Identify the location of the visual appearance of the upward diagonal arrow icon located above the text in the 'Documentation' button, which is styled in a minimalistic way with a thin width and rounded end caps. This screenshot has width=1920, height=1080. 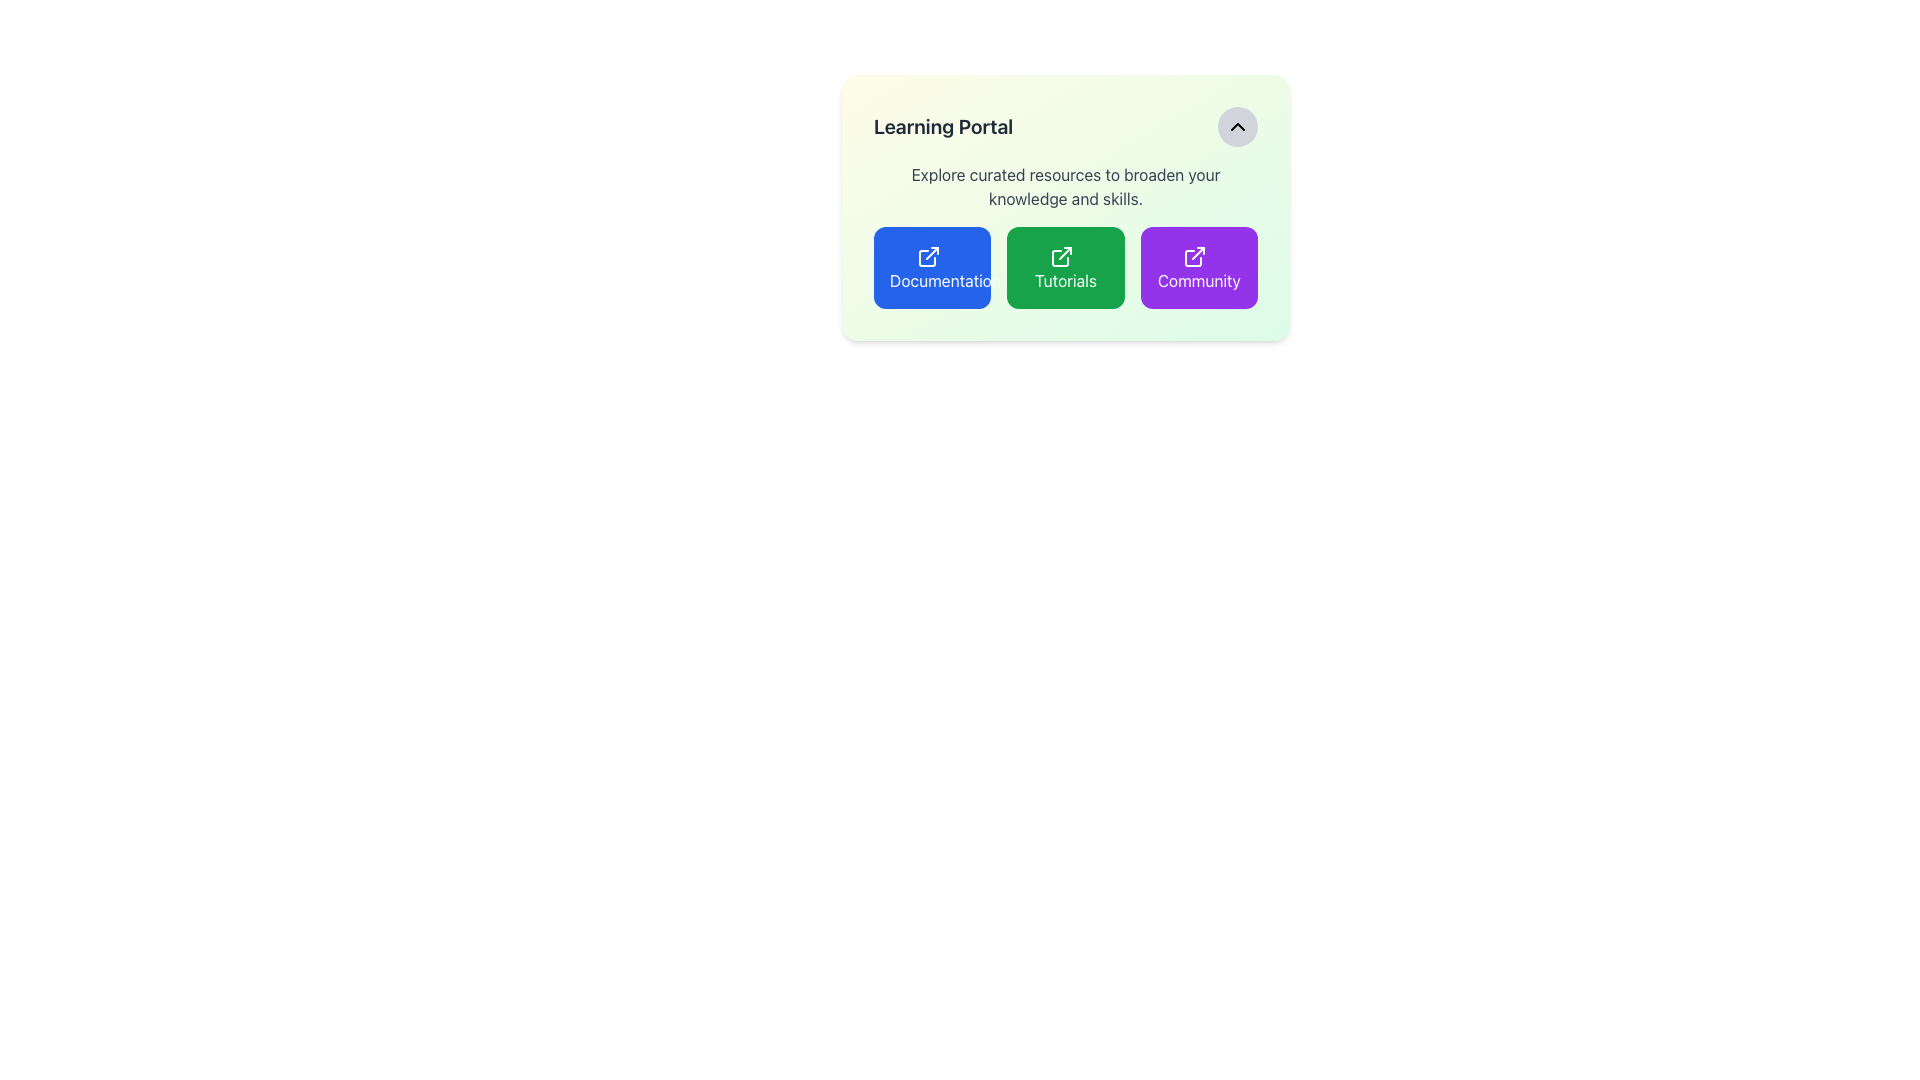
(931, 252).